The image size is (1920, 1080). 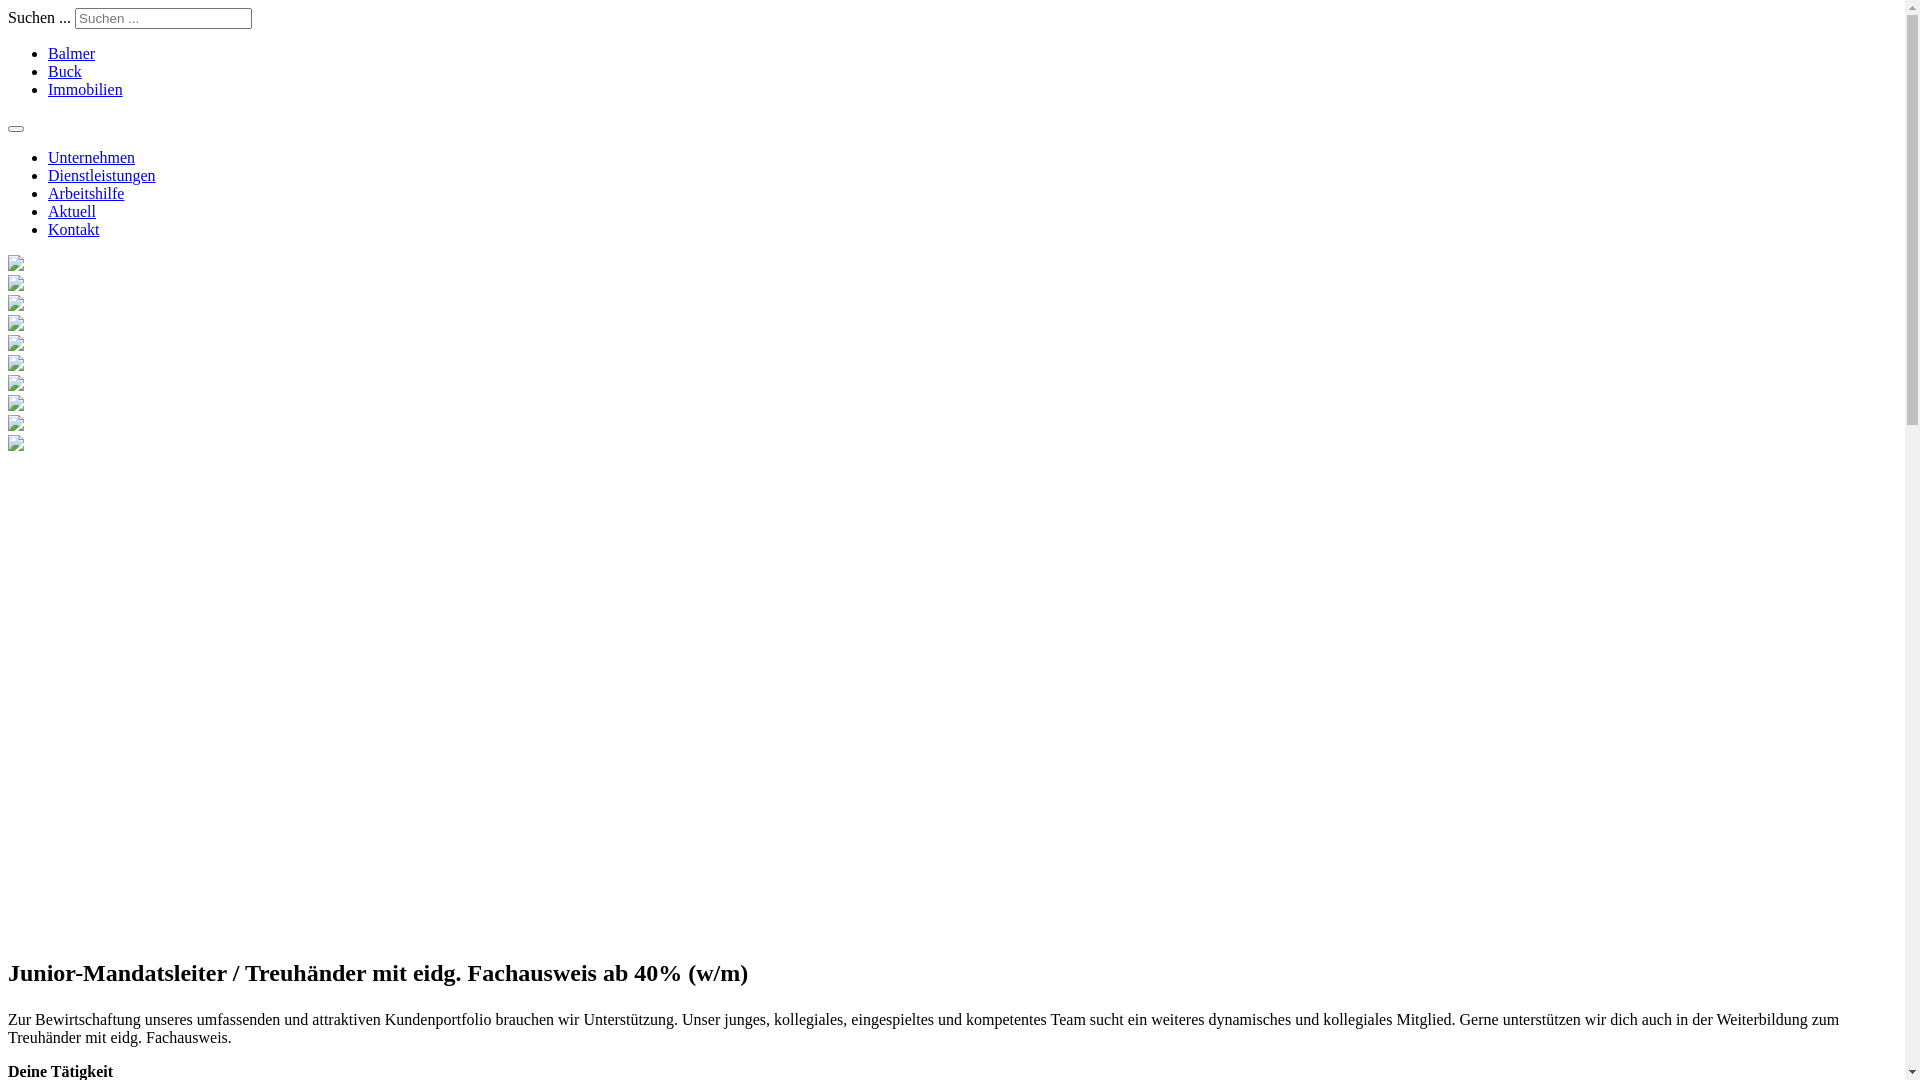 What do you see at coordinates (48, 70) in the screenshot?
I see `'Buck'` at bounding box center [48, 70].